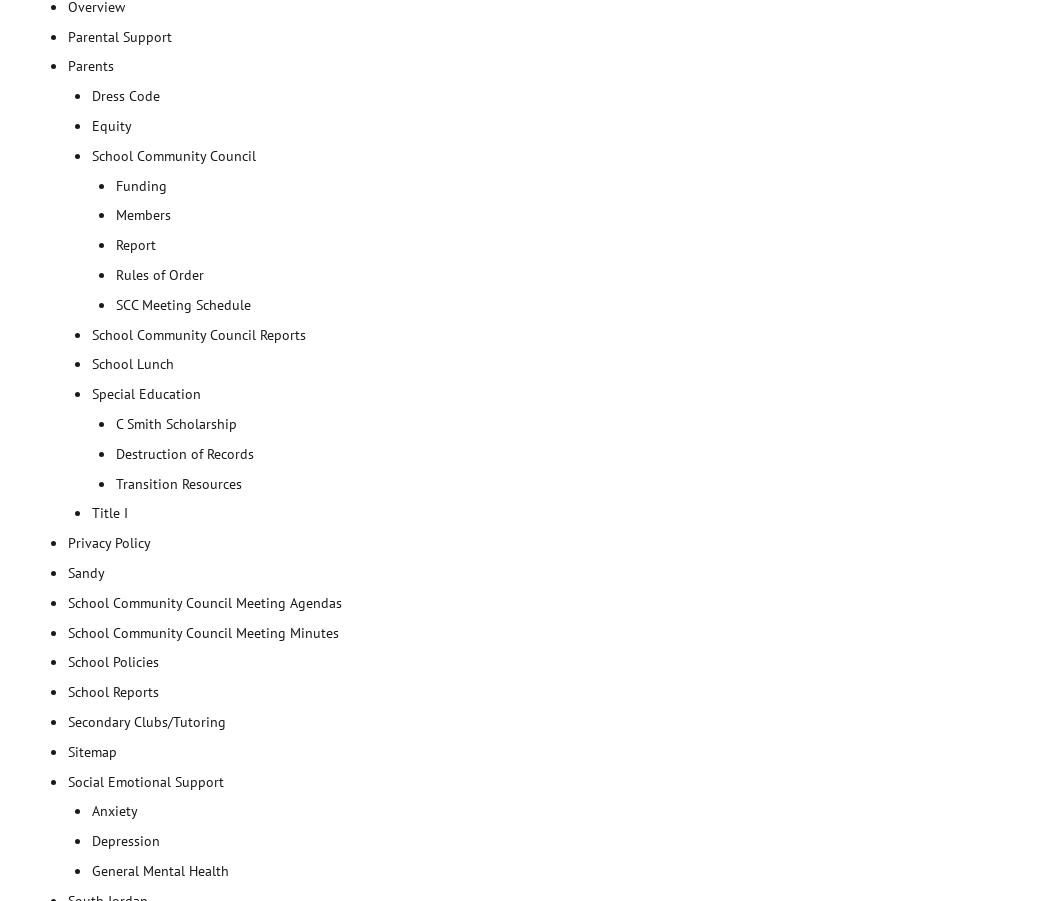 Image resolution: width=1050 pixels, height=901 pixels. I want to click on 'Parents', so click(91, 65).